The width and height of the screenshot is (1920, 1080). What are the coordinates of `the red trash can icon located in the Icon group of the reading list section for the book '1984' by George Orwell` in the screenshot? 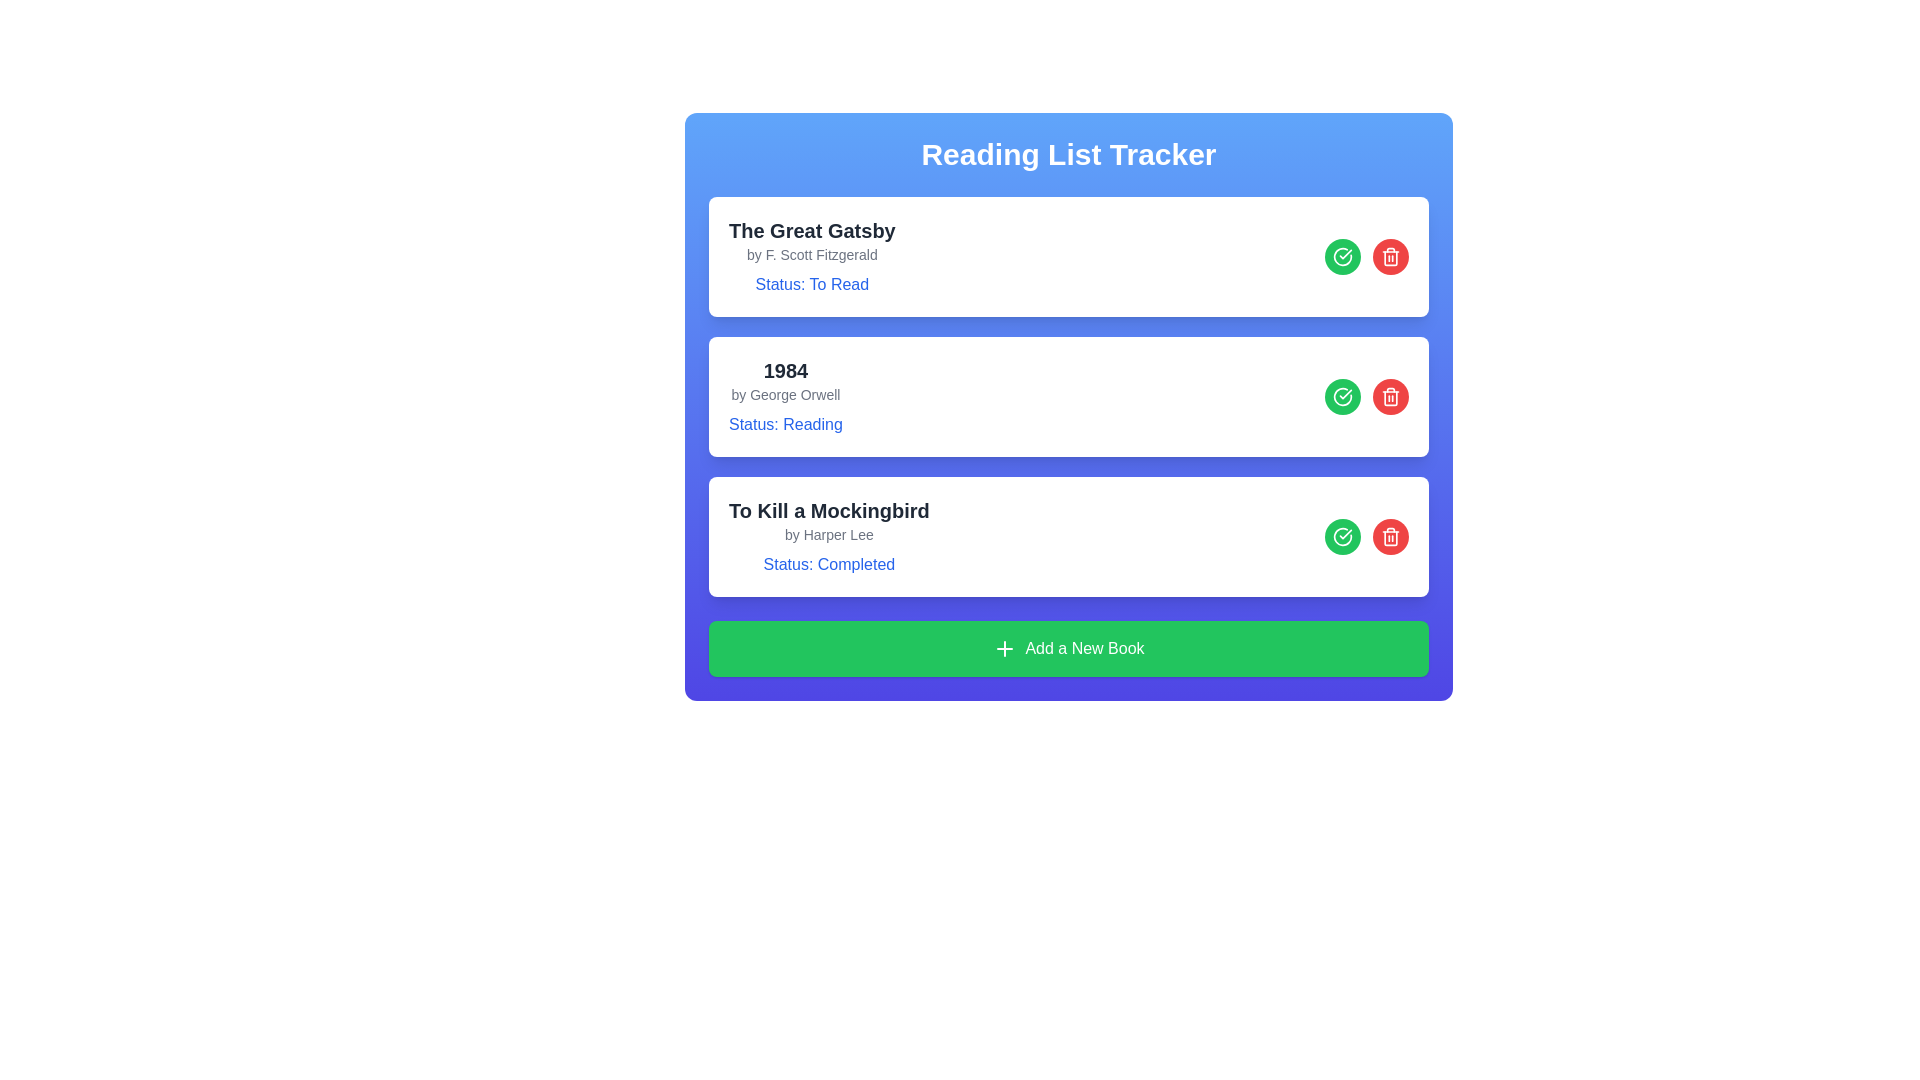 It's located at (1366, 397).